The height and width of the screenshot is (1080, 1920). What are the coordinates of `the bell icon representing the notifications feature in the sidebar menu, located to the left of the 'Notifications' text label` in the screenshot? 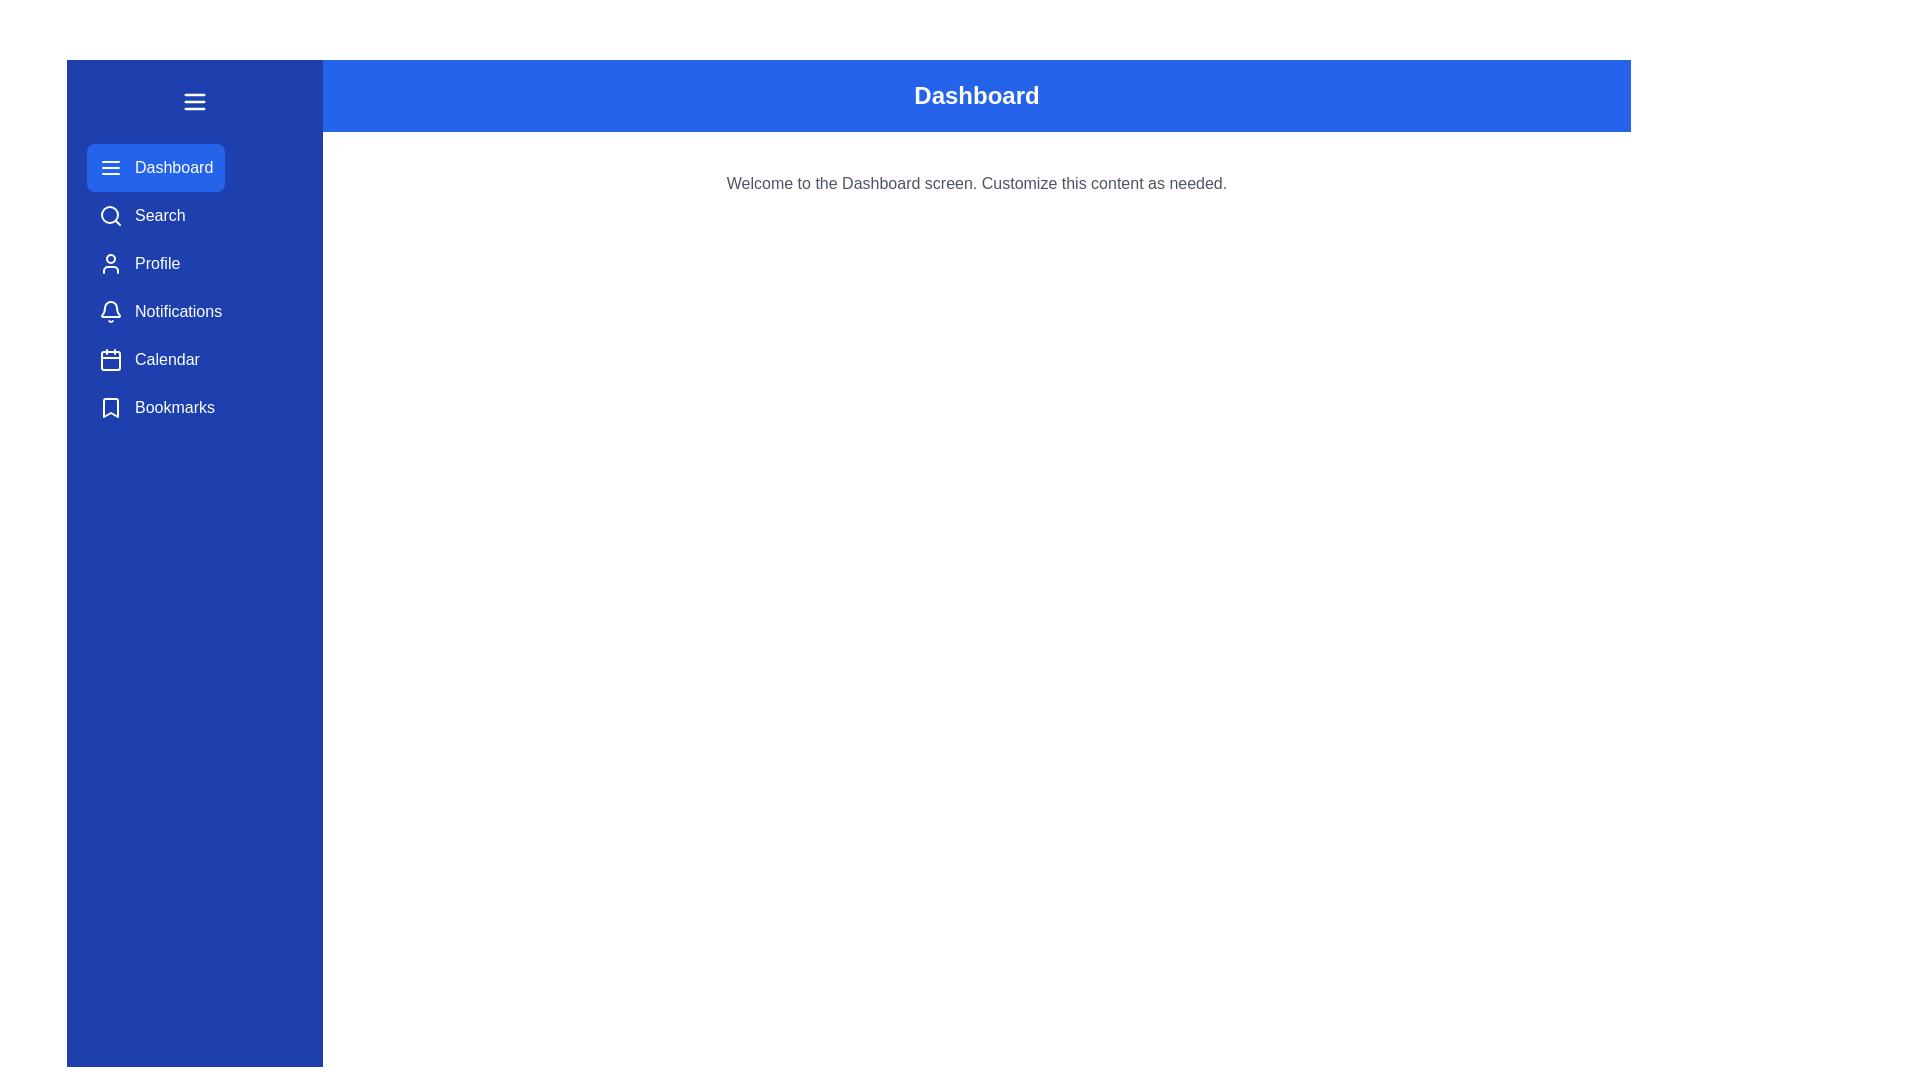 It's located at (109, 312).